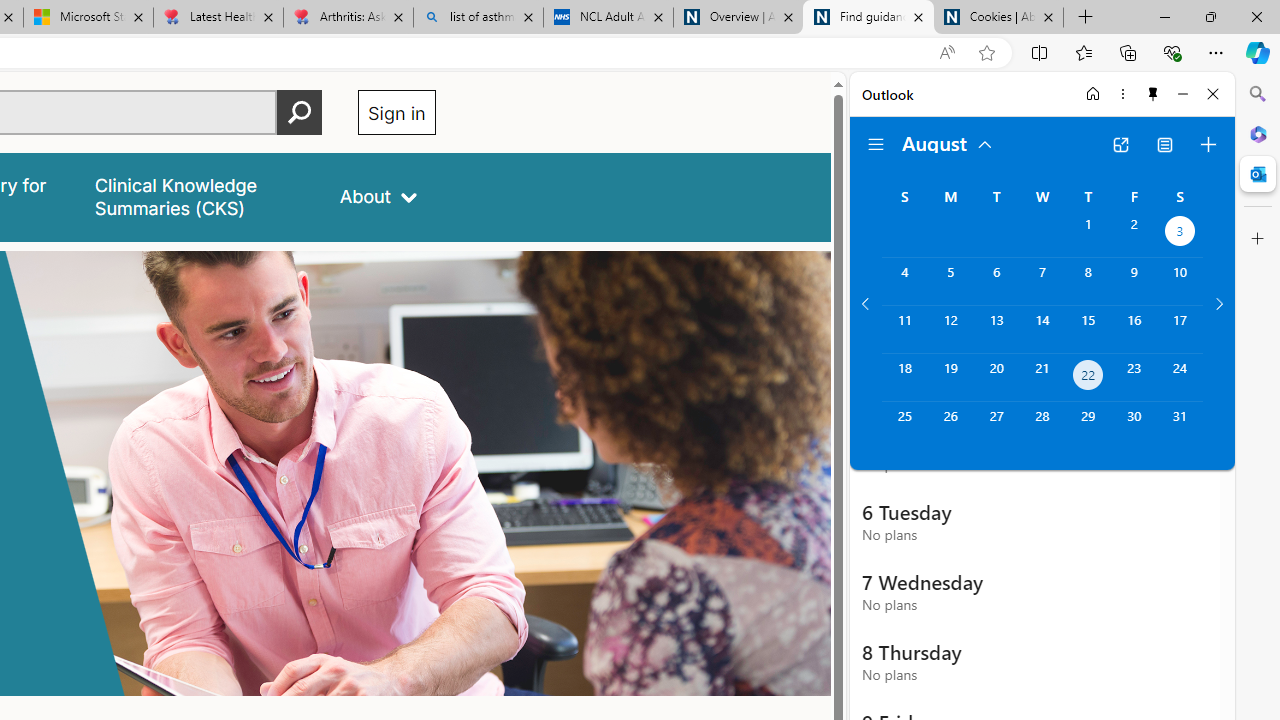 The image size is (1280, 720). What do you see at coordinates (1087, 377) in the screenshot?
I see `'Thursday, August 22, 2024. Today. '` at bounding box center [1087, 377].